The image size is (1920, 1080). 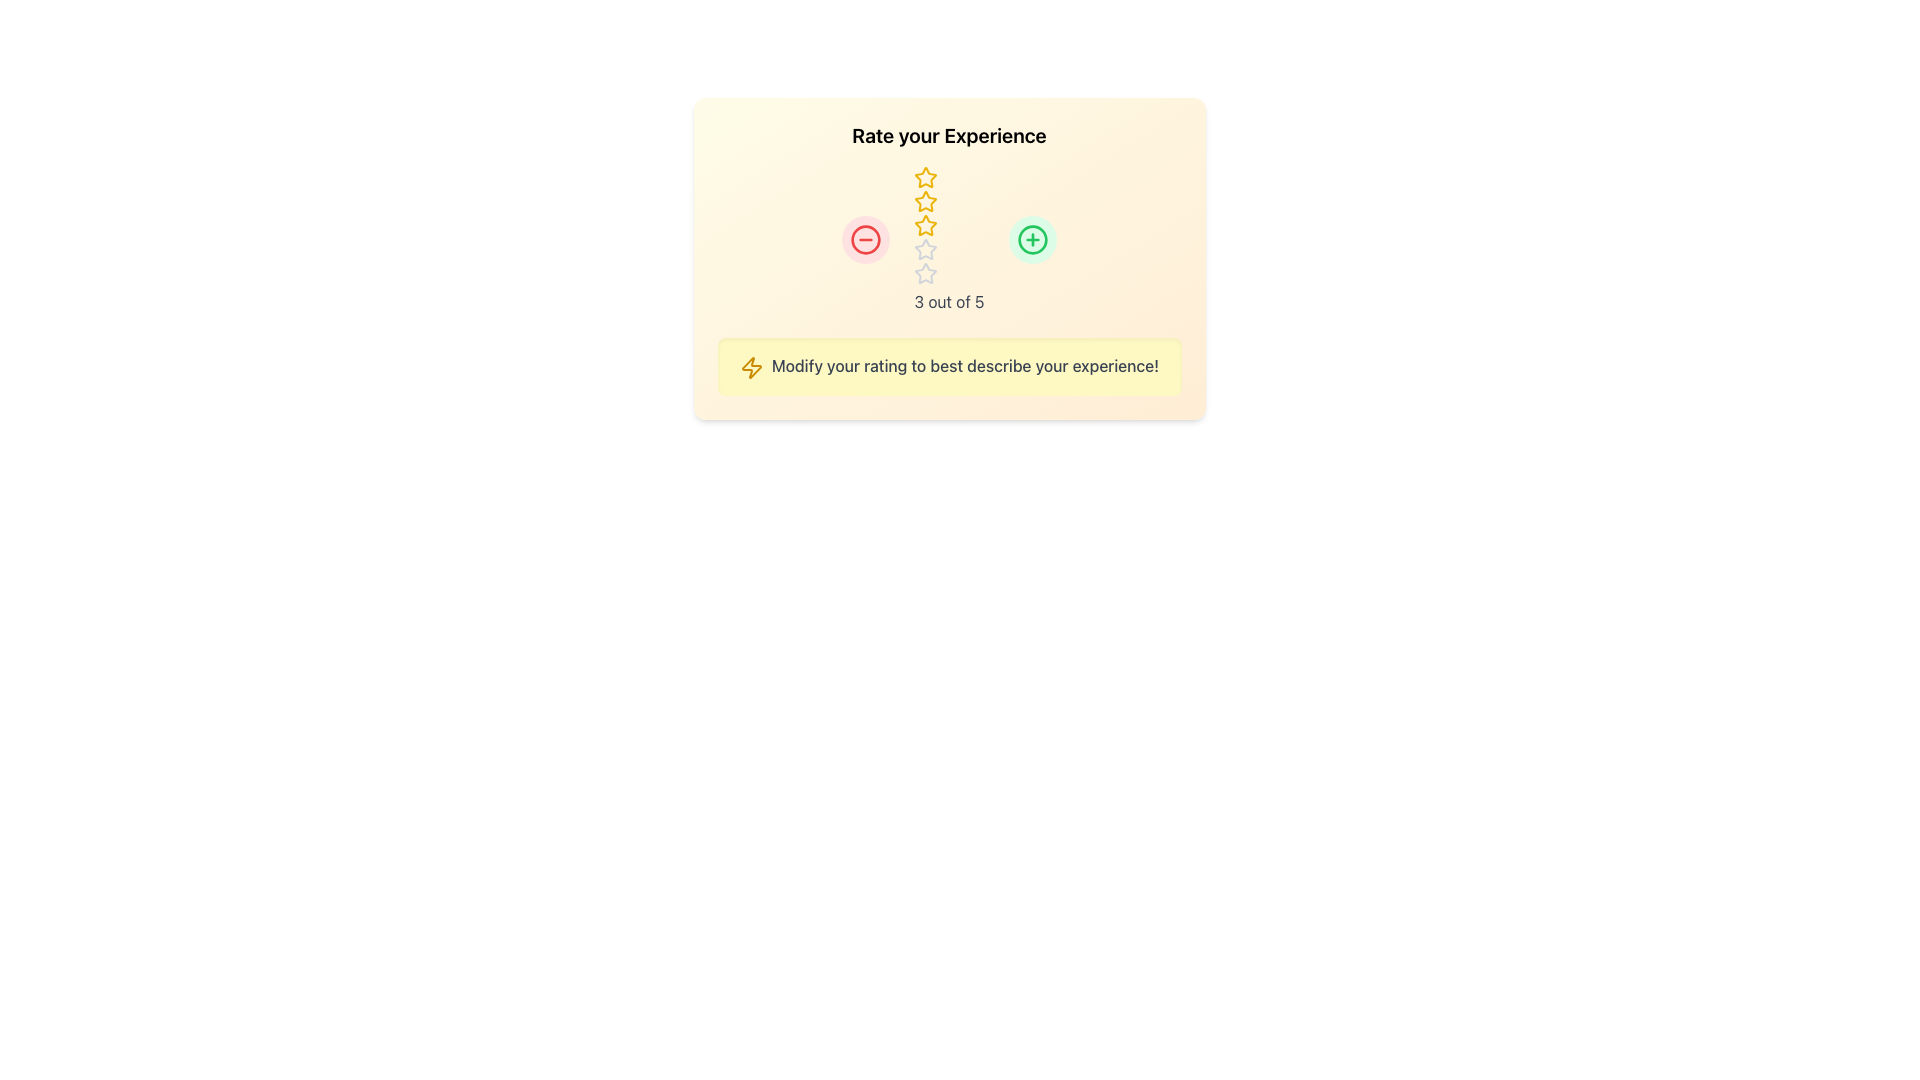 I want to click on the text label displaying the rating '3 out of 5', which is centrally aligned under a row of five stars, so click(x=948, y=301).